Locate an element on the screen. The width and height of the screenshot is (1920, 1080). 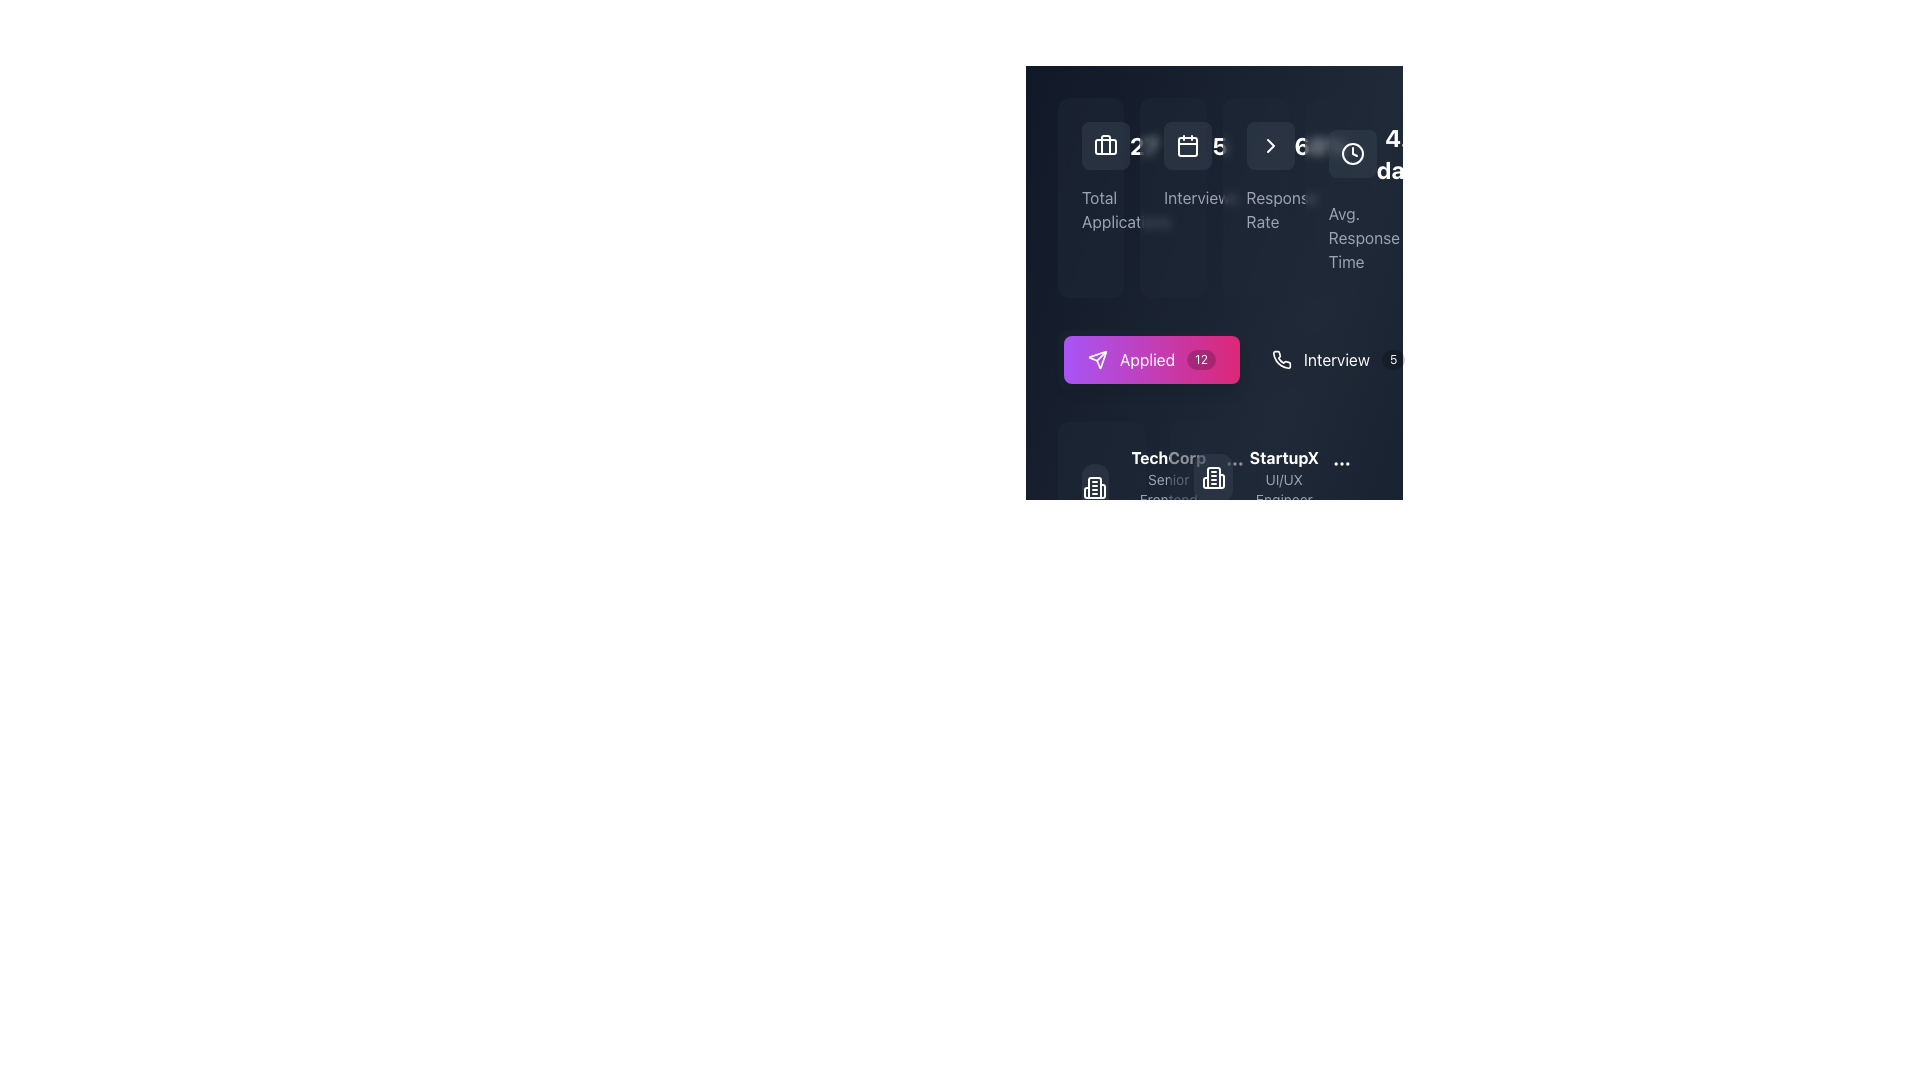
the text label that indicates the meaning of the numeric value '27', which represents the total number of applications, located within a dark gray card below the number is located at coordinates (1090, 209).